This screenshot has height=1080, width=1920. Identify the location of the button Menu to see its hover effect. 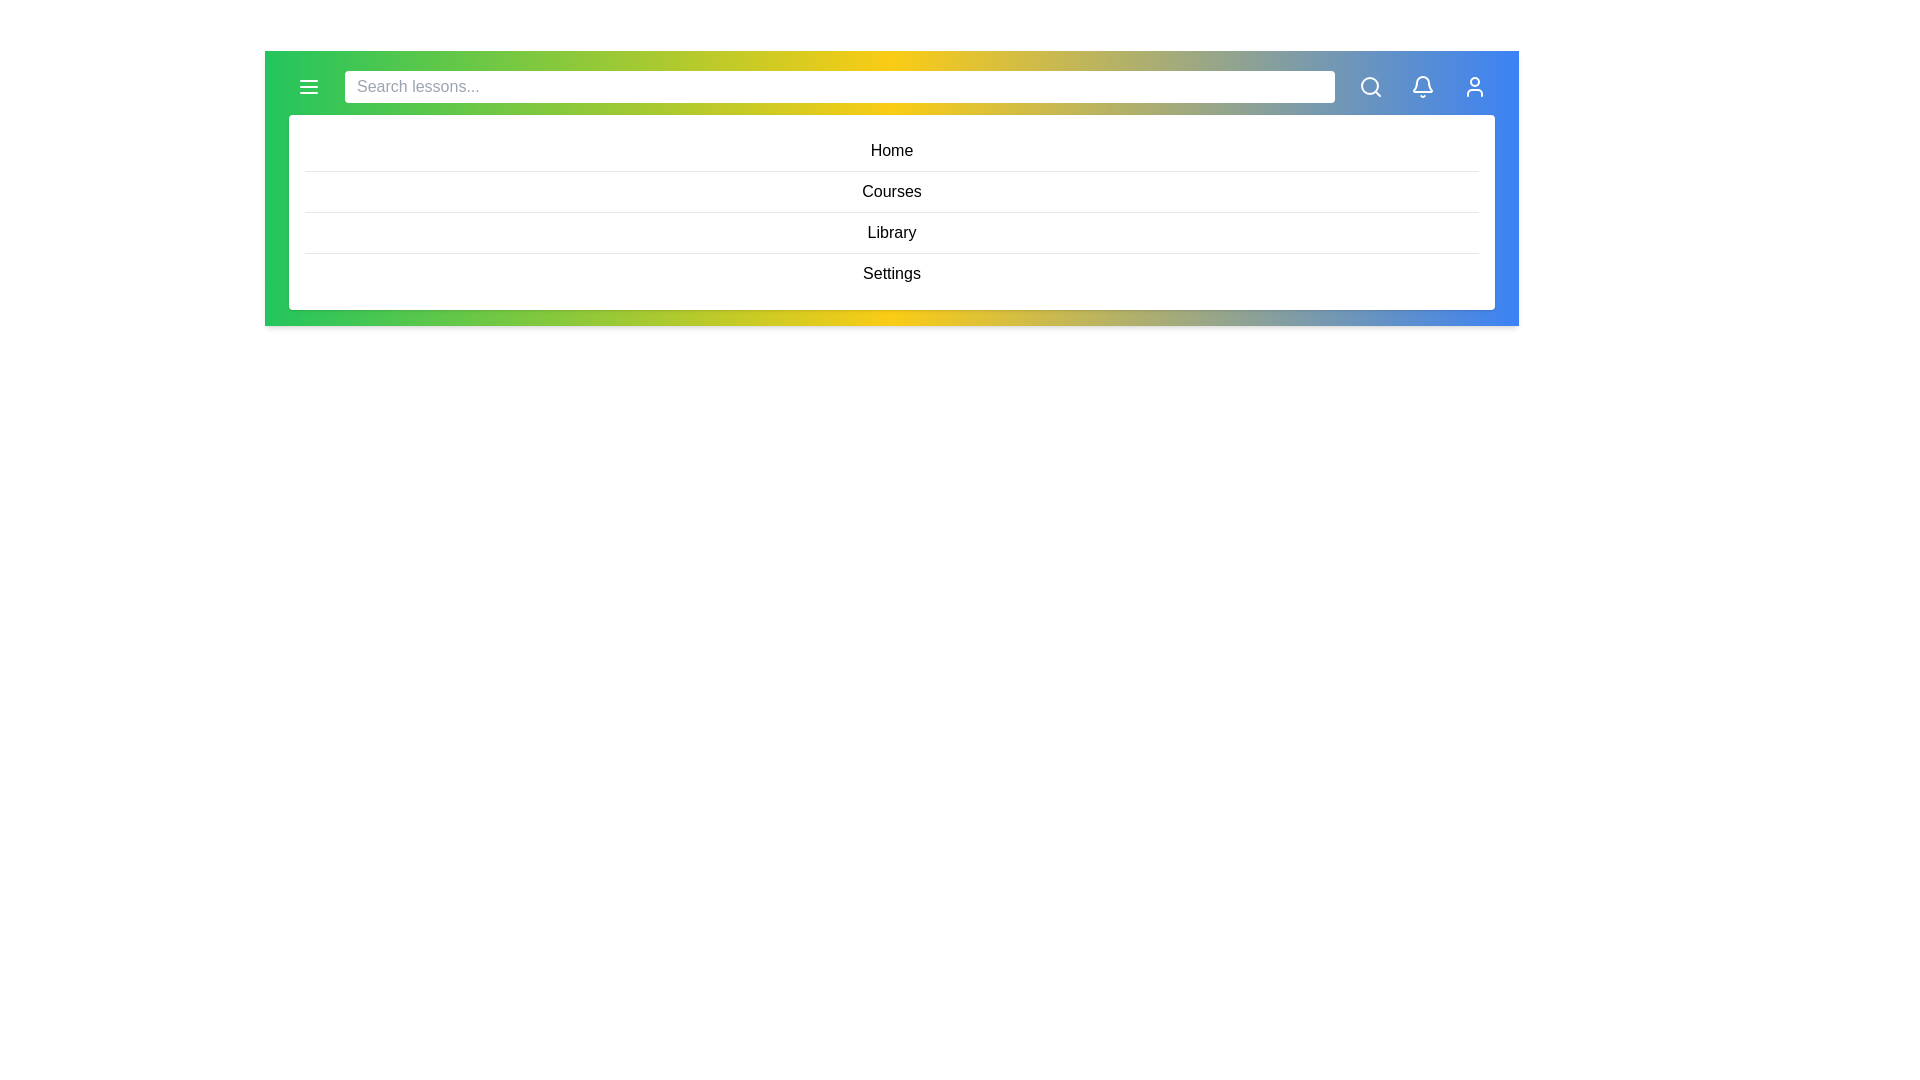
(307, 86).